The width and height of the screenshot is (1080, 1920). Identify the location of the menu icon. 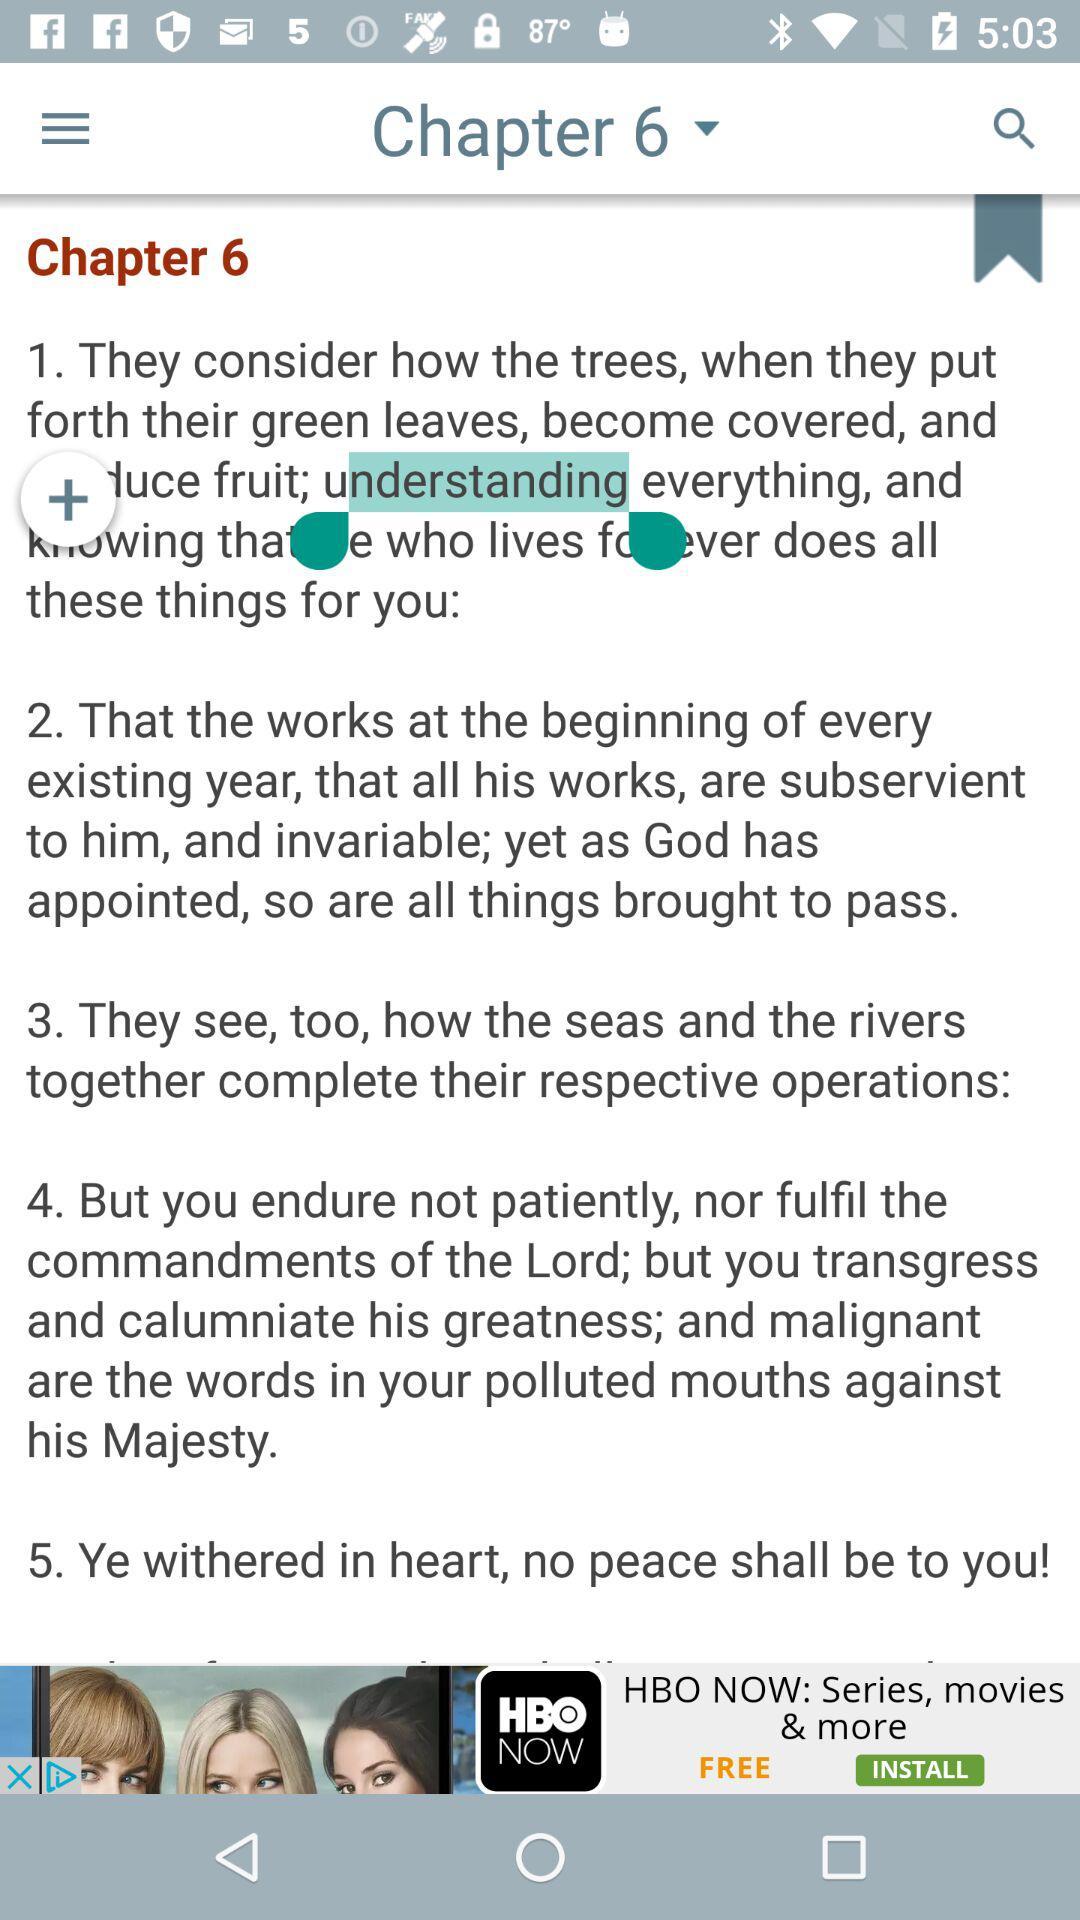
(64, 127).